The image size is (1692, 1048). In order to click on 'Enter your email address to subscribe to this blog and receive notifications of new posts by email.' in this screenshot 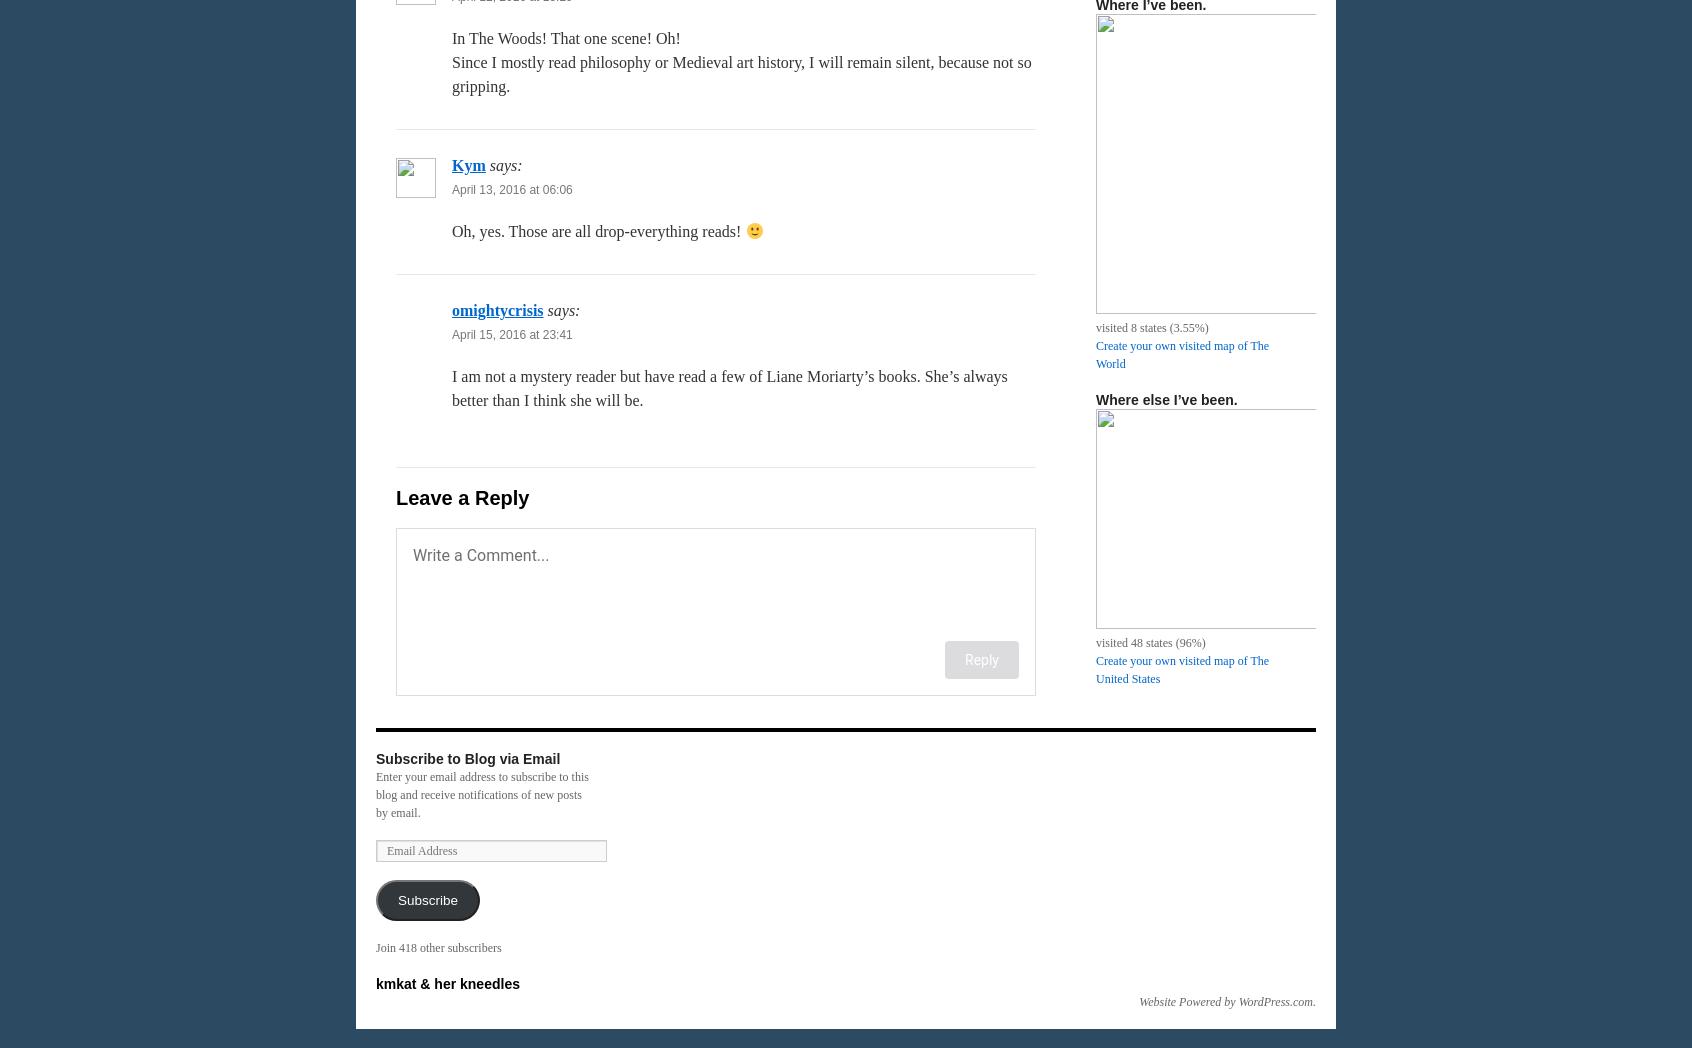, I will do `click(481, 794)`.